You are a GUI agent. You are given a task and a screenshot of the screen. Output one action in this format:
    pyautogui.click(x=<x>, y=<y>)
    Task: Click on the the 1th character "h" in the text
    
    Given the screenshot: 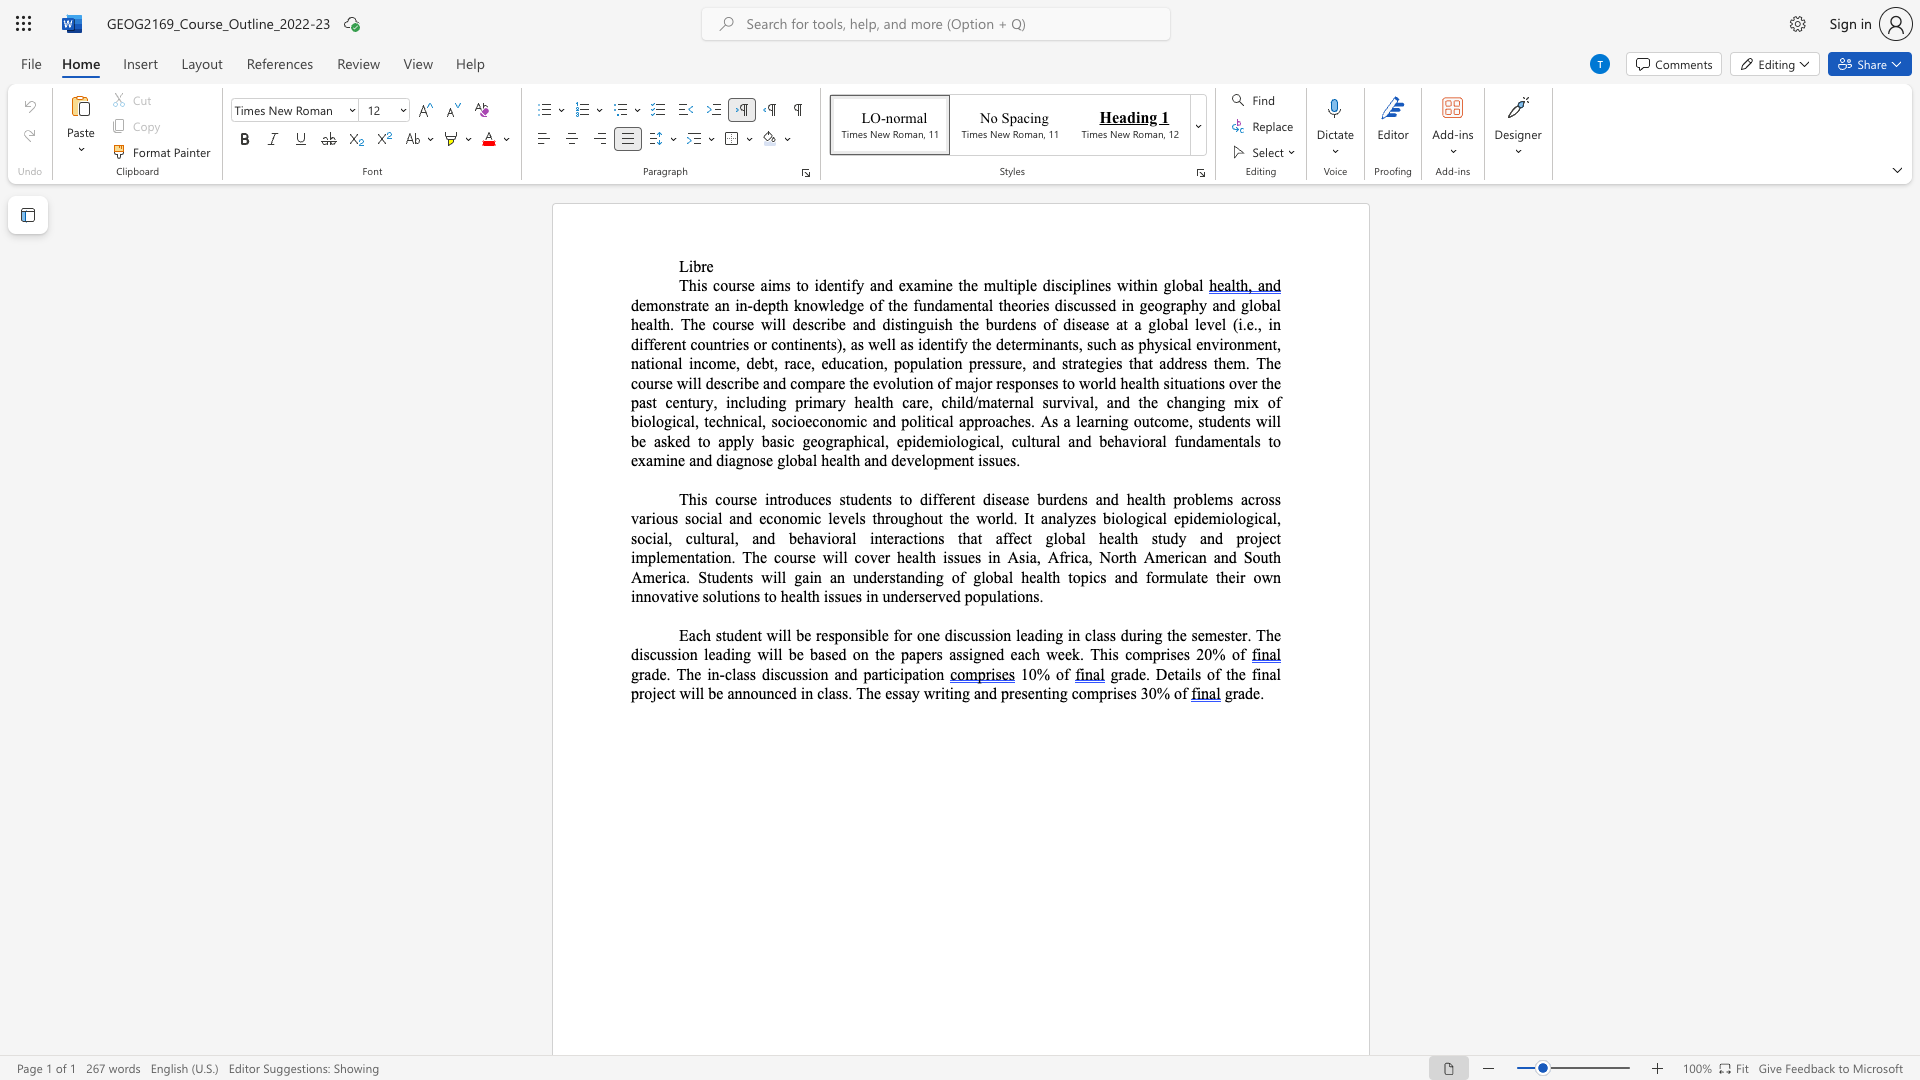 What is the action you would take?
    pyautogui.click(x=692, y=285)
    